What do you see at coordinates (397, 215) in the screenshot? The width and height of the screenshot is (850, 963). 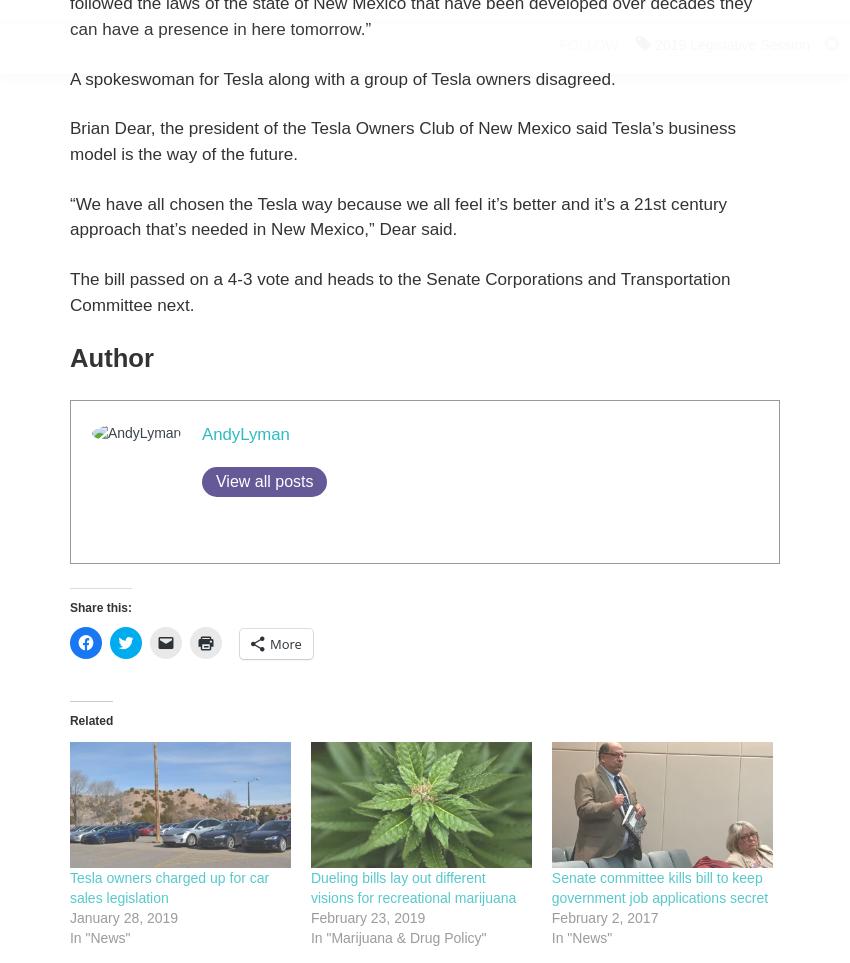 I see `'“We have all chosen the Tesla way because we all feel it’s better and it’s a 21st century approach that’s needed in New Mexico,” Dear said.'` at bounding box center [397, 215].